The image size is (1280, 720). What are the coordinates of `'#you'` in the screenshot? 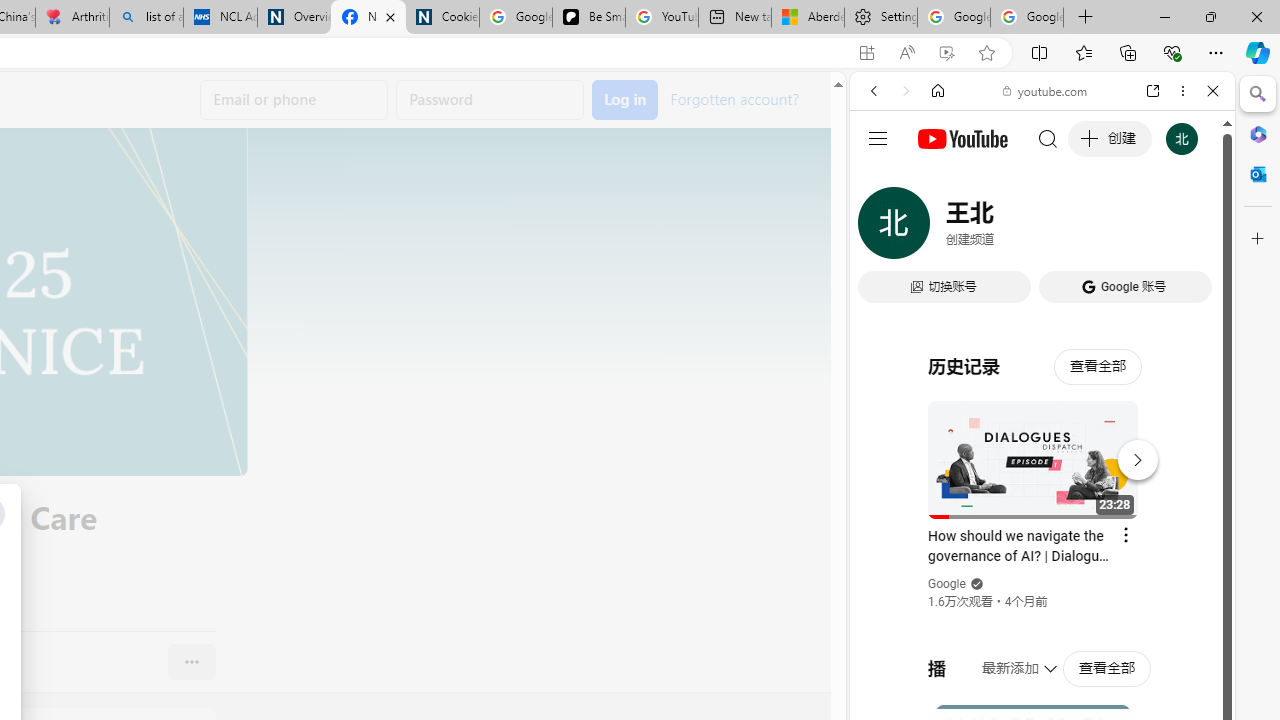 It's located at (1041, 445).